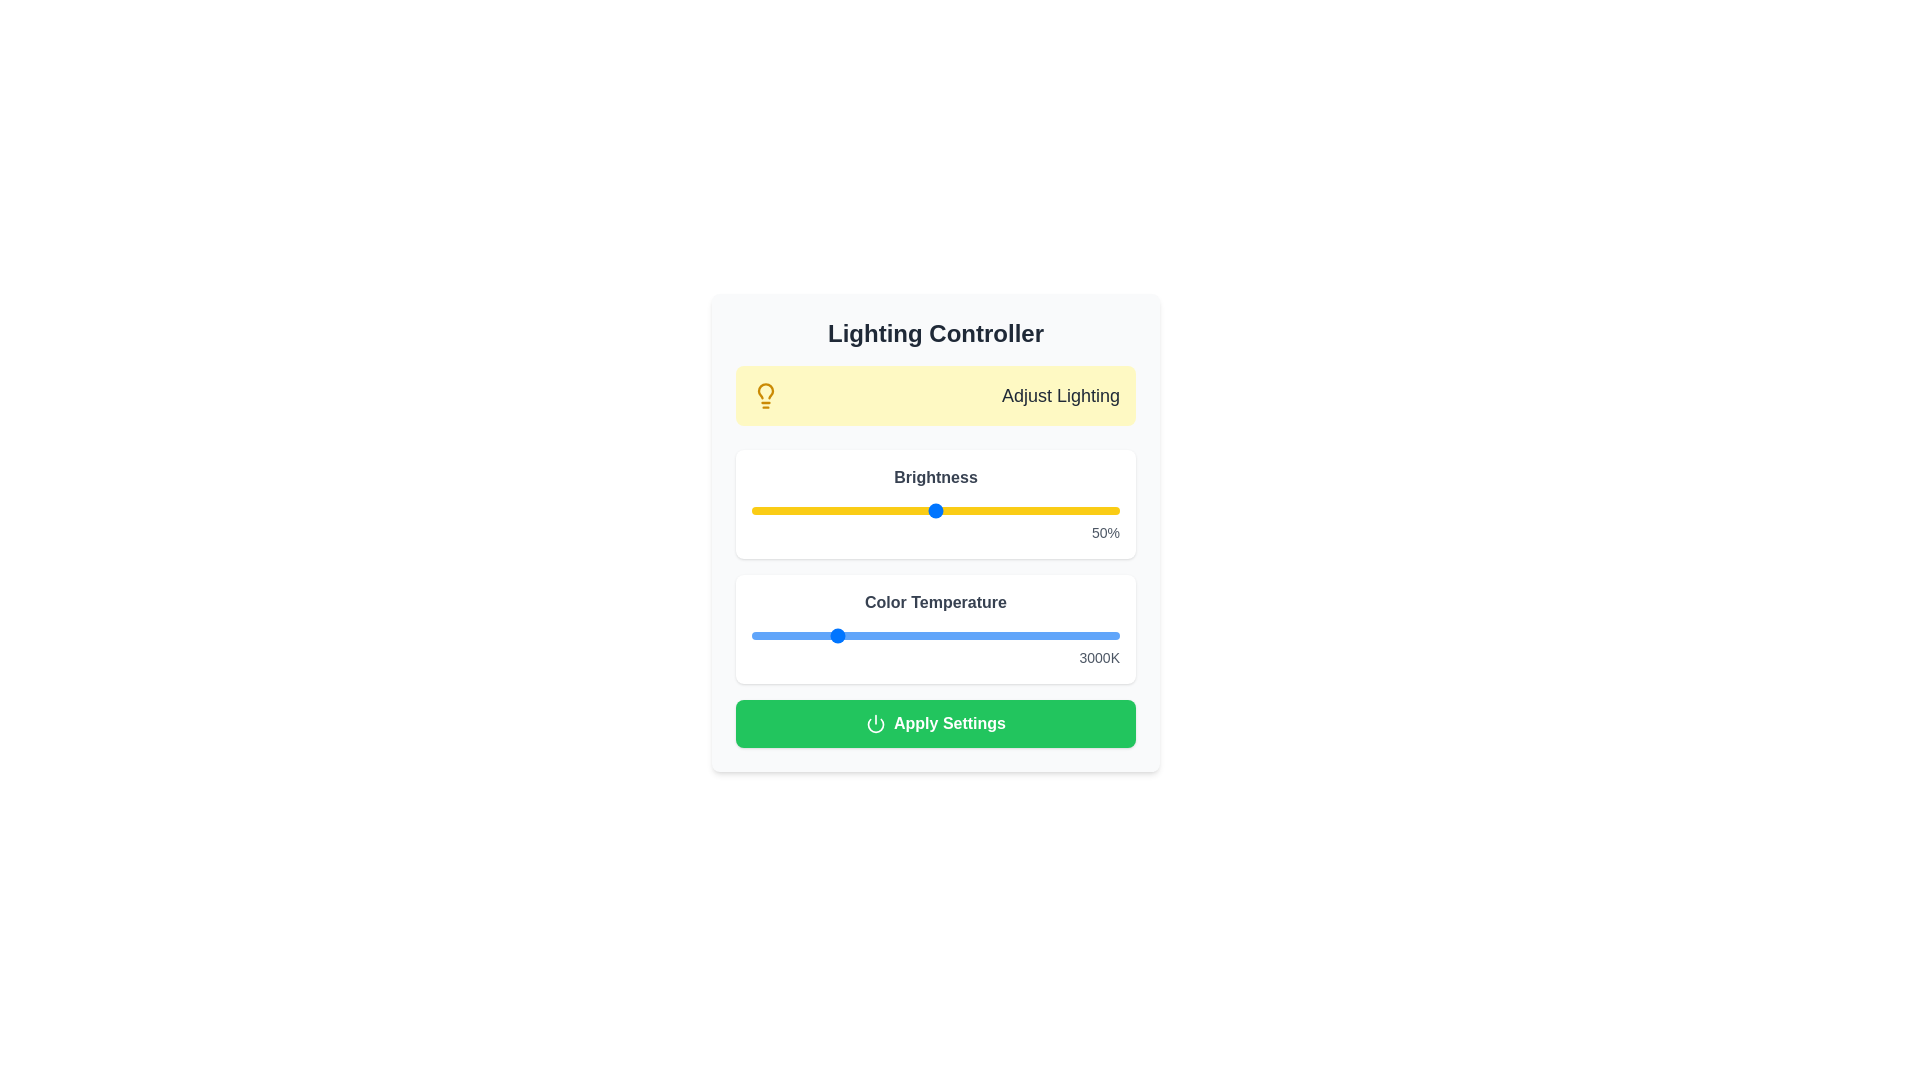  Describe the element at coordinates (927, 509) in the screenshot. I see `the brightness slider to set the brightness level to 48` at that location.